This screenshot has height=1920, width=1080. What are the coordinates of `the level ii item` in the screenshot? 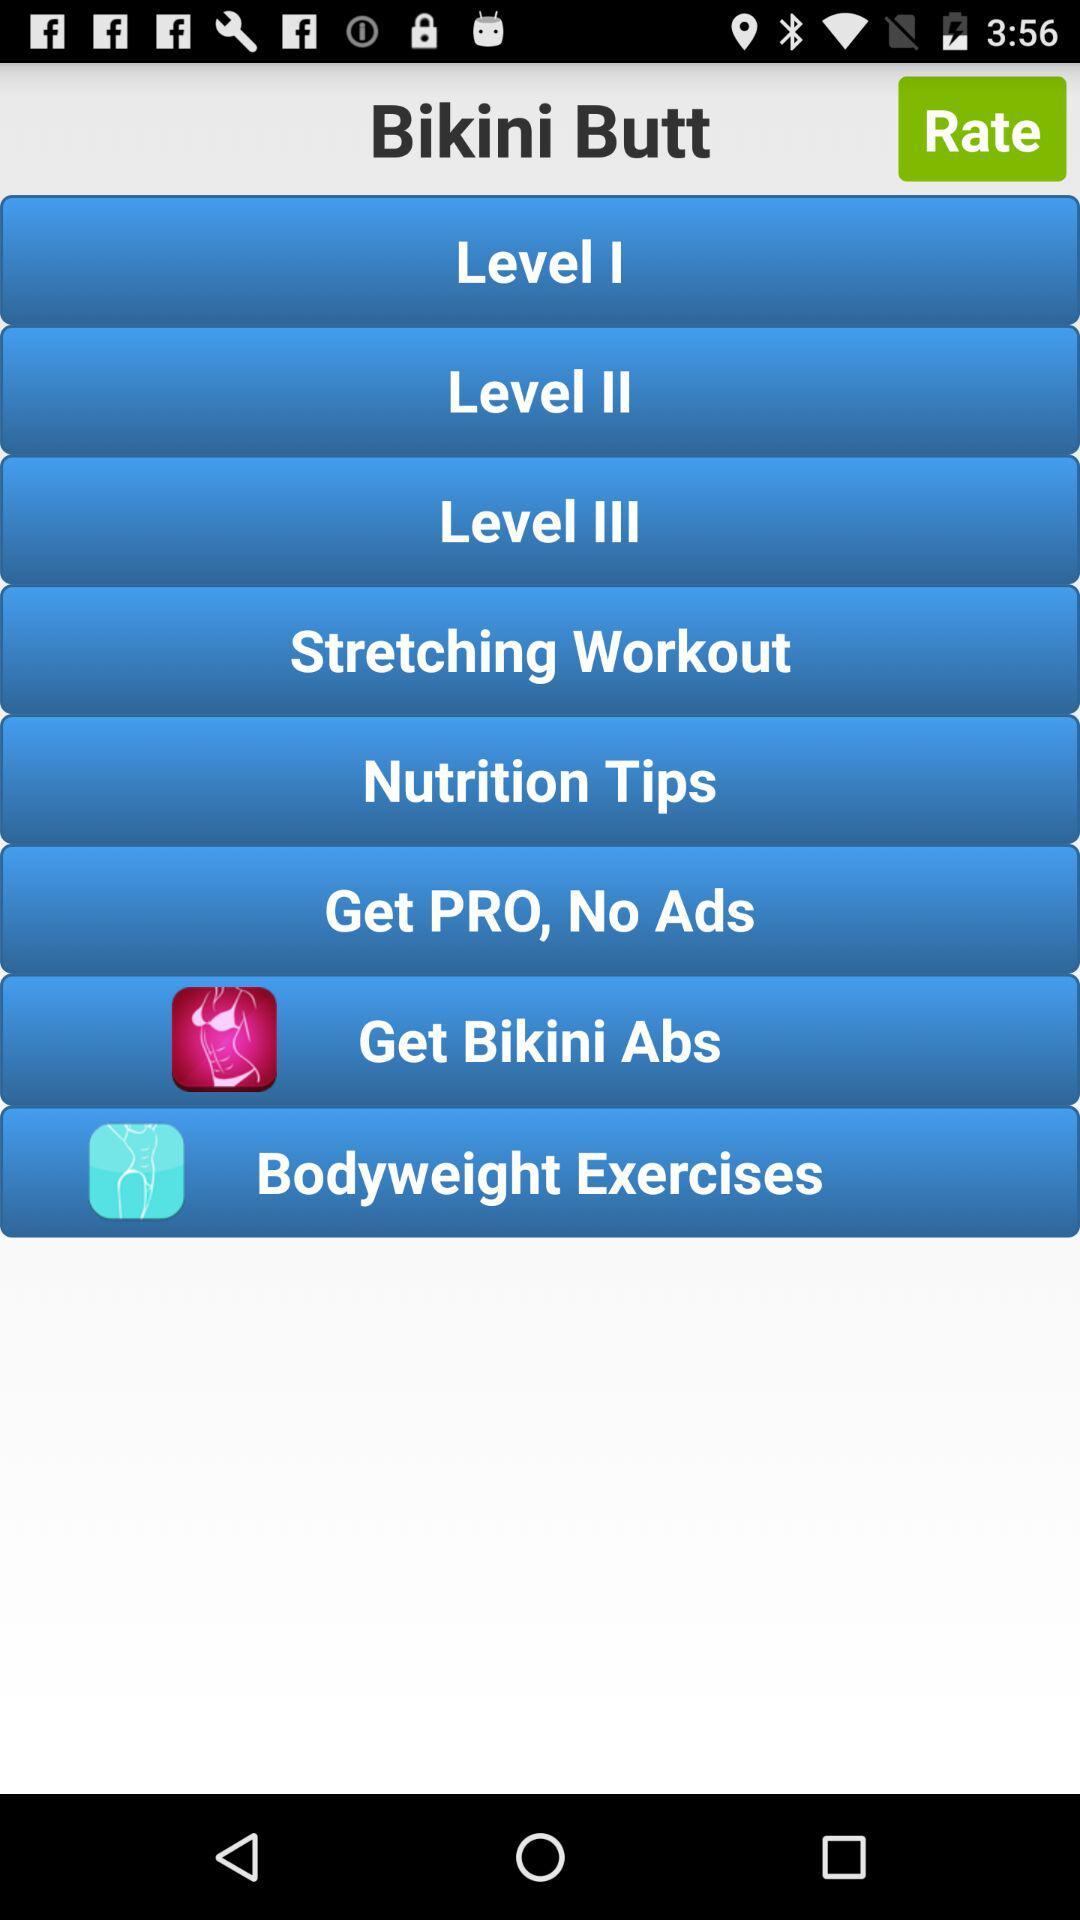 It's located at (540, 389).